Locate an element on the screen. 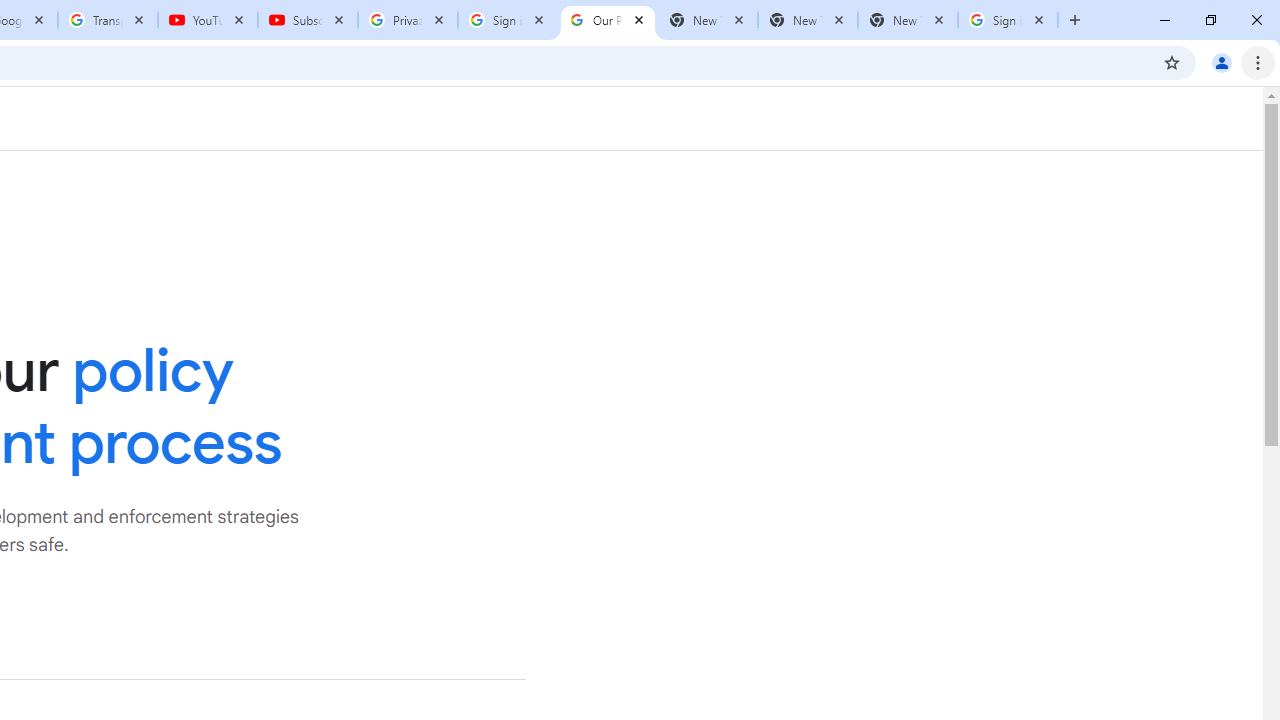 This screenshot has height=720, width=1280. 'New Tab' is located at coordinates (906, 20).